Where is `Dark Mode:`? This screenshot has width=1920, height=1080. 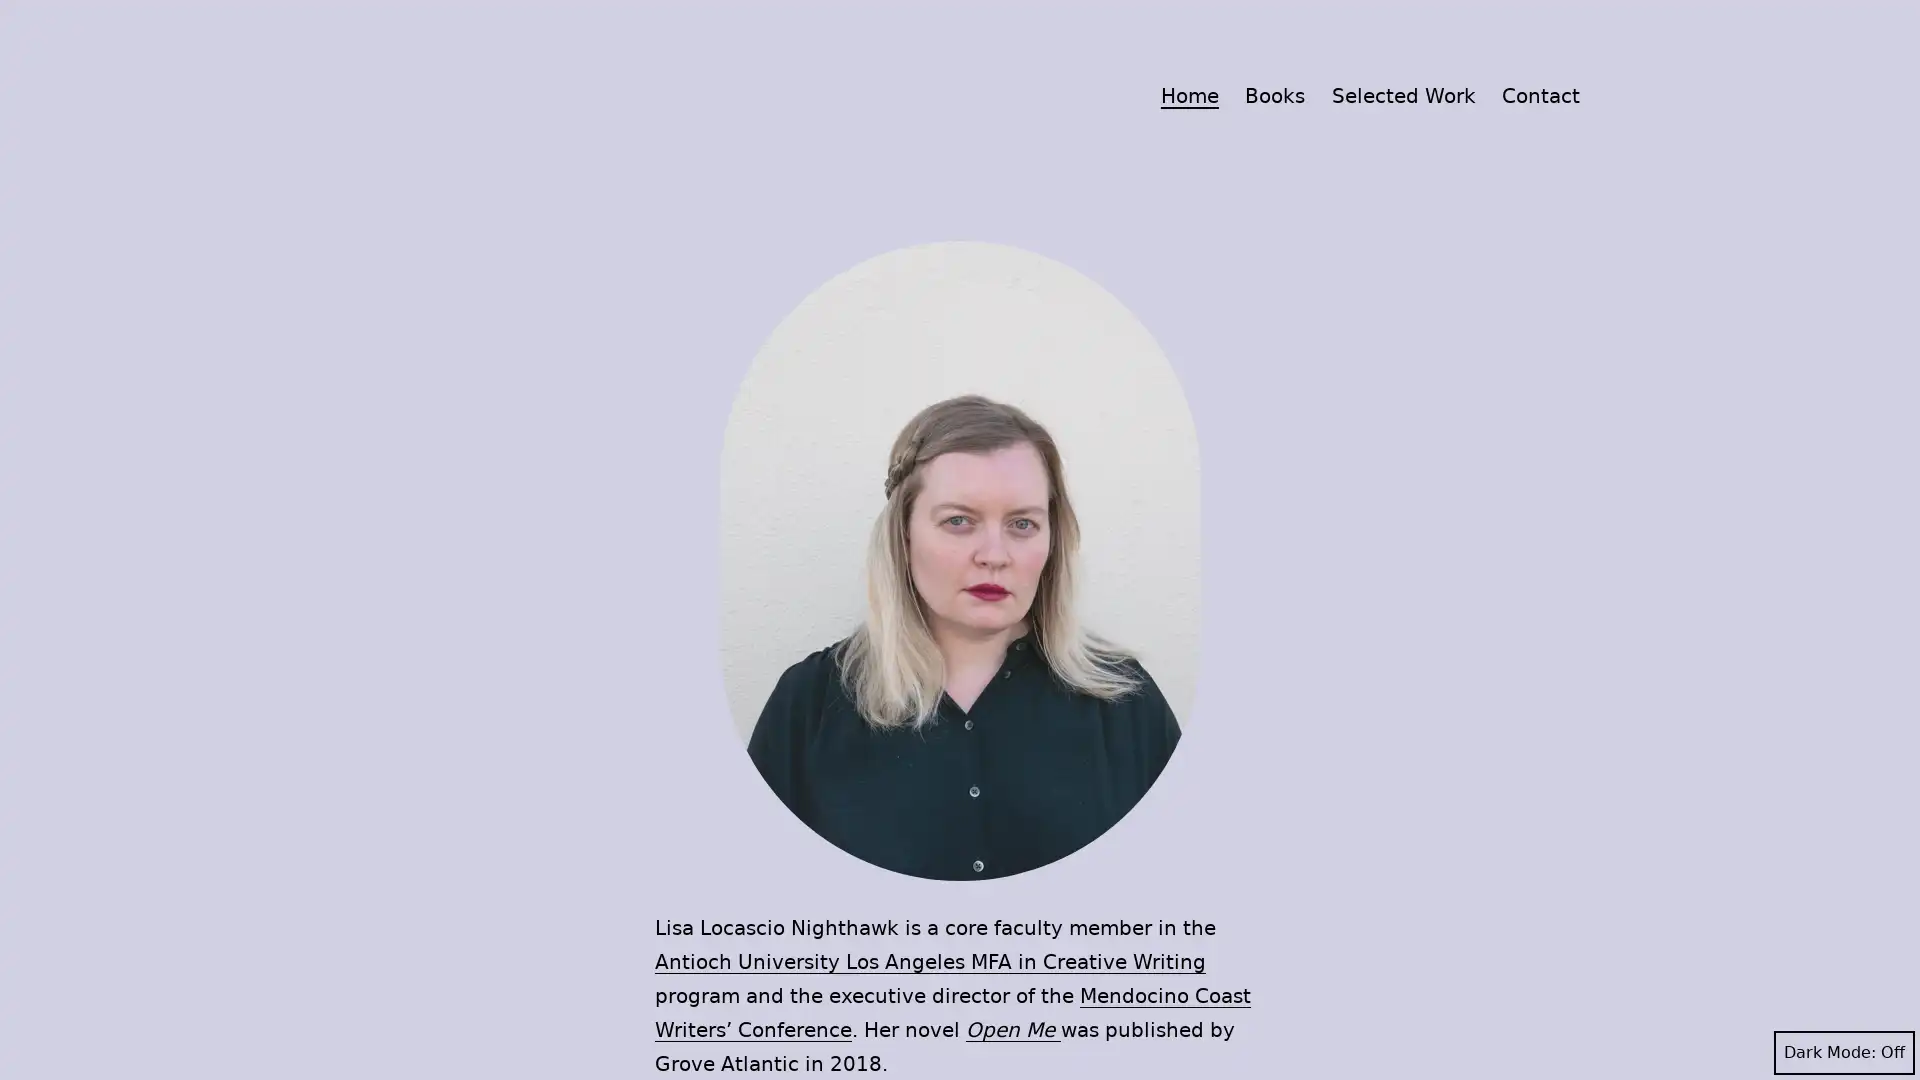 Dark Mode: is located at coordinates (1843, 1052).